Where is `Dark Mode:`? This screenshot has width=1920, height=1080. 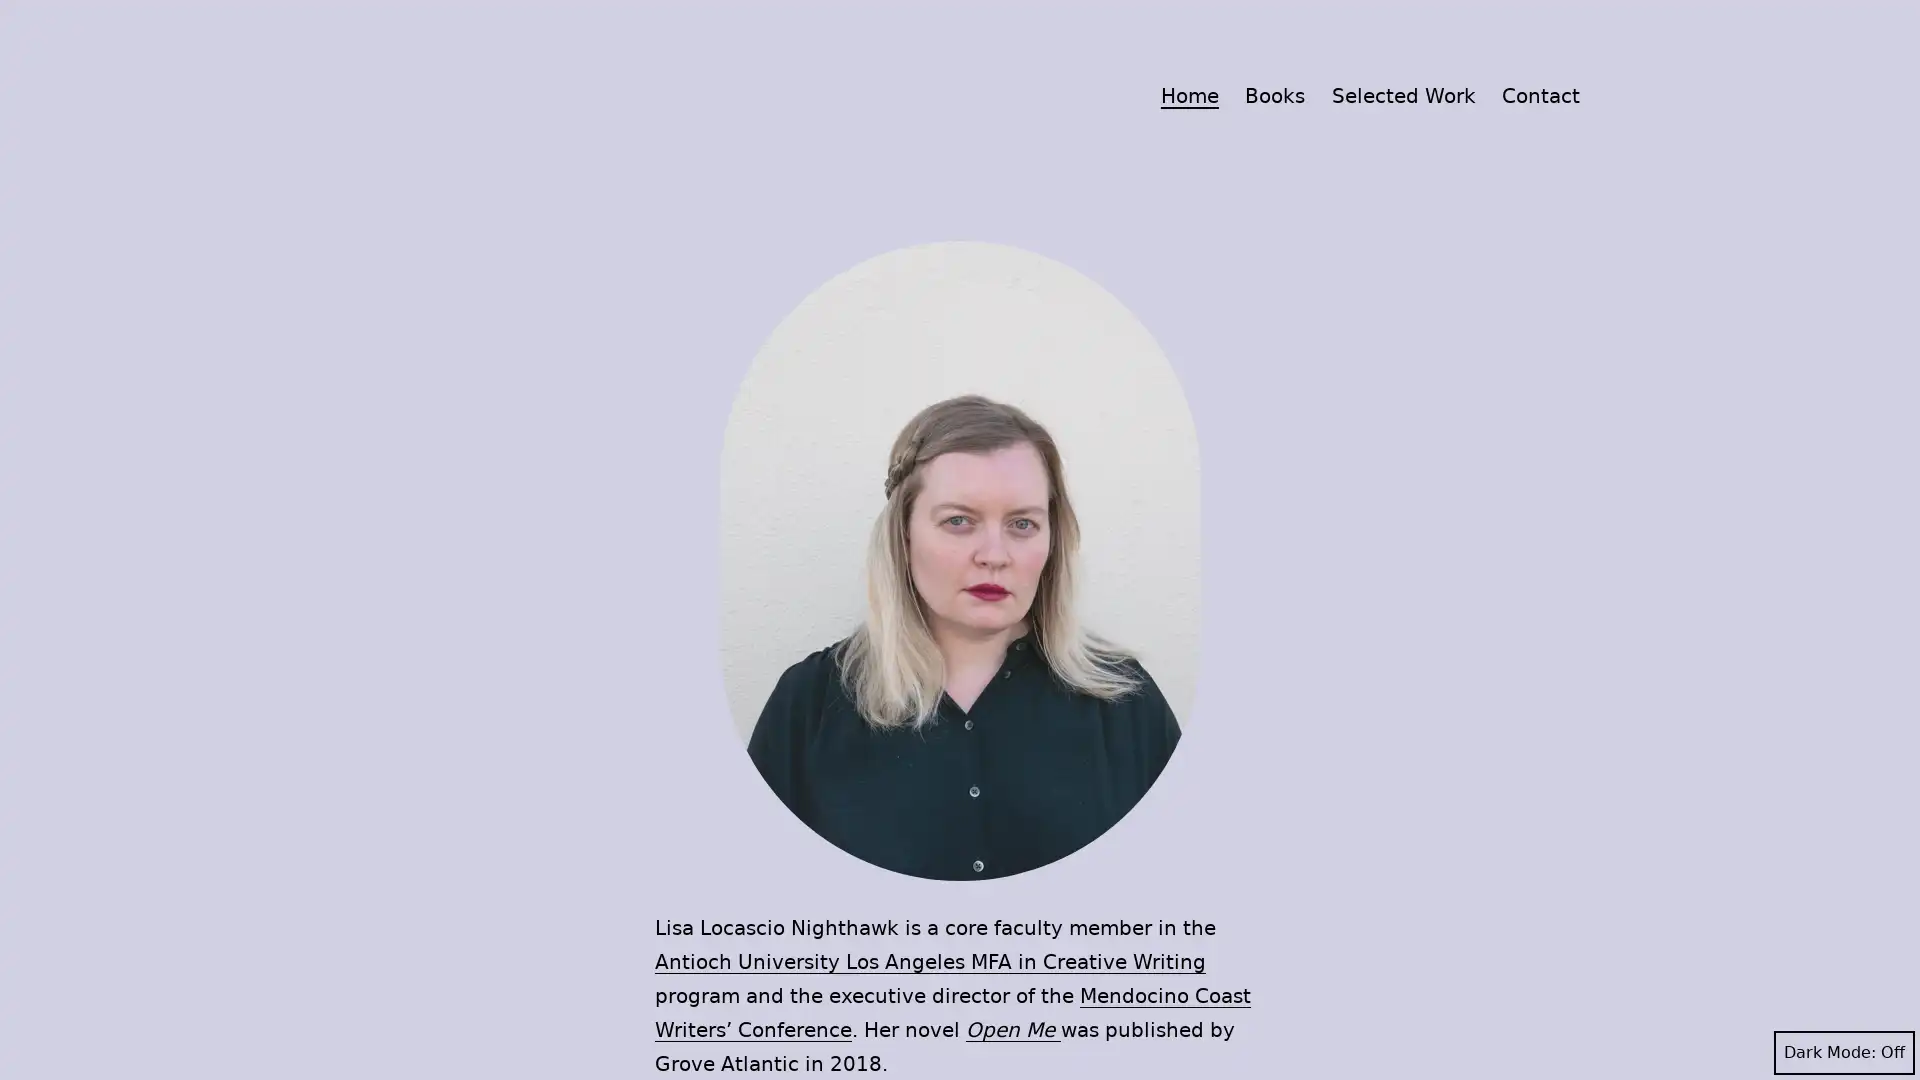 Dark Mode: is located at coordinates (1843, 1052).